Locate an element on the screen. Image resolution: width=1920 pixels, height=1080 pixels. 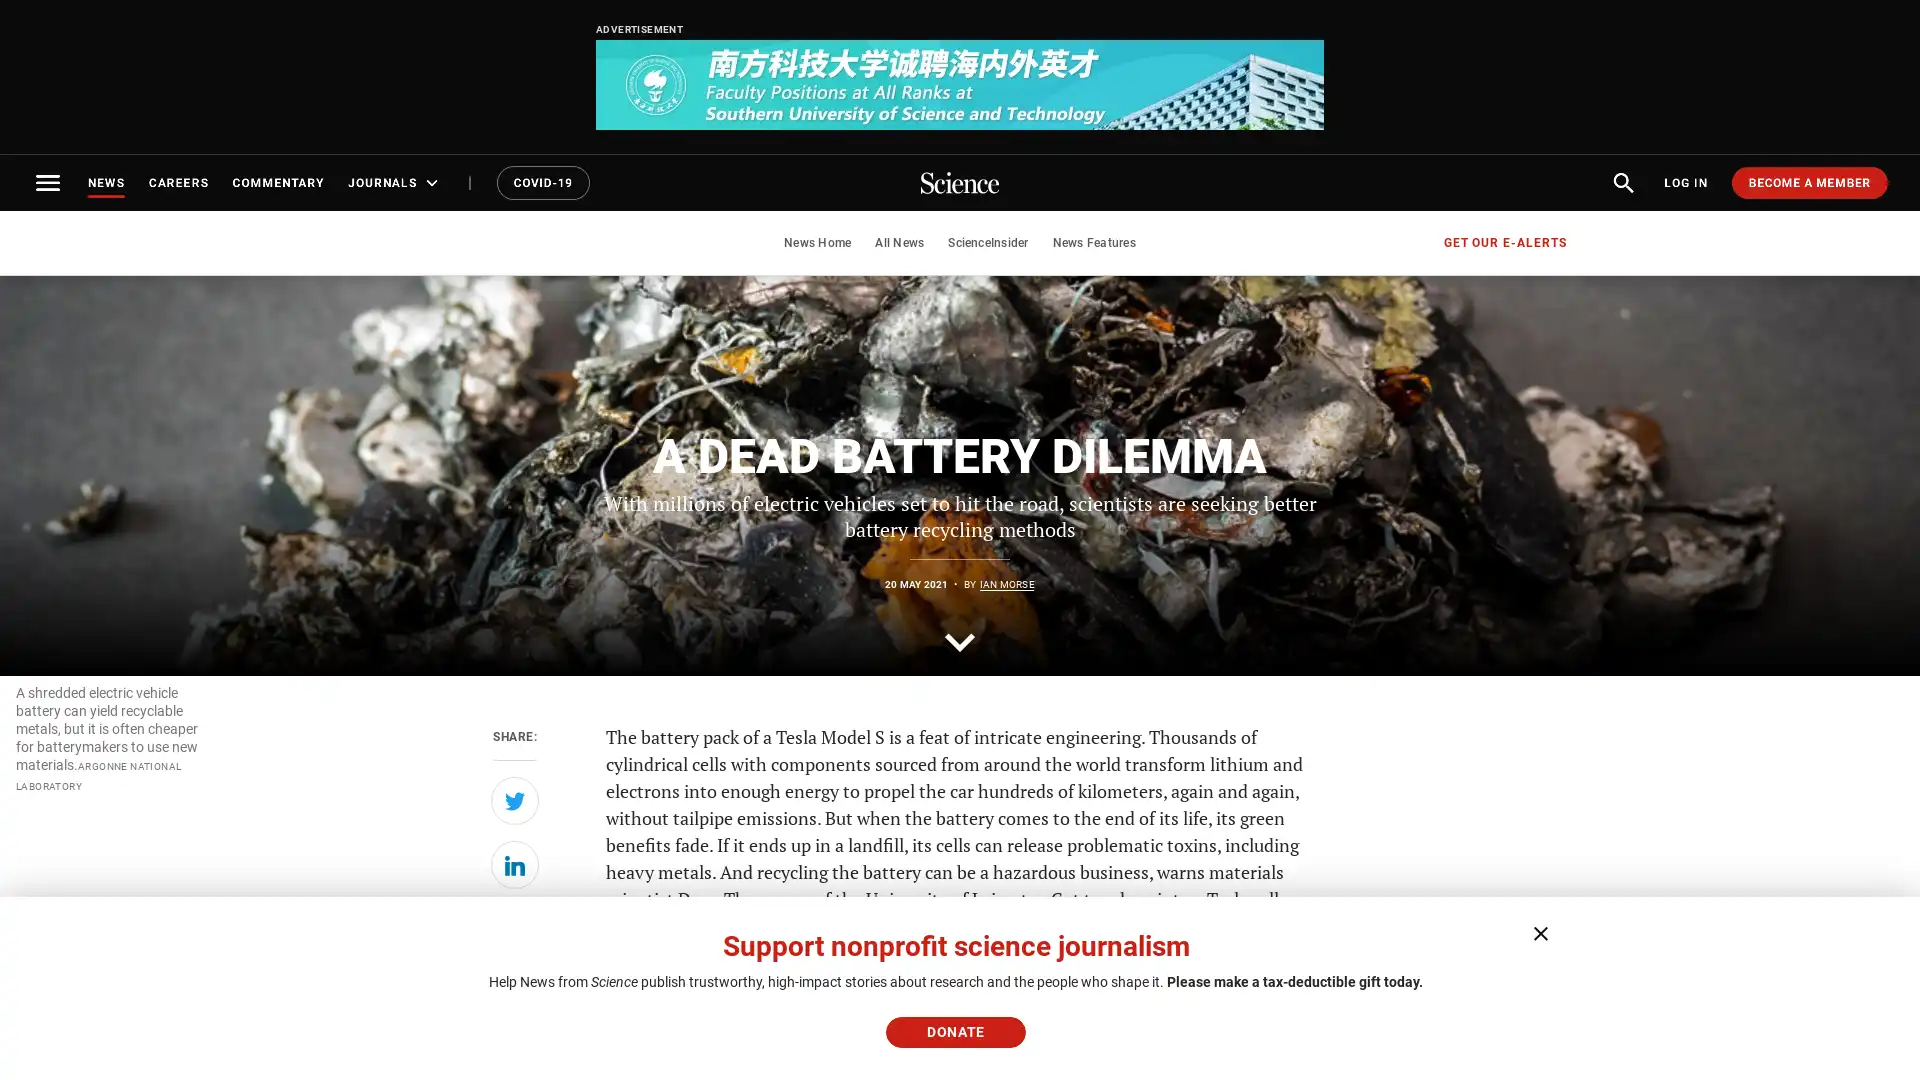
Toggle navigation is located at coordinates (48, 182).